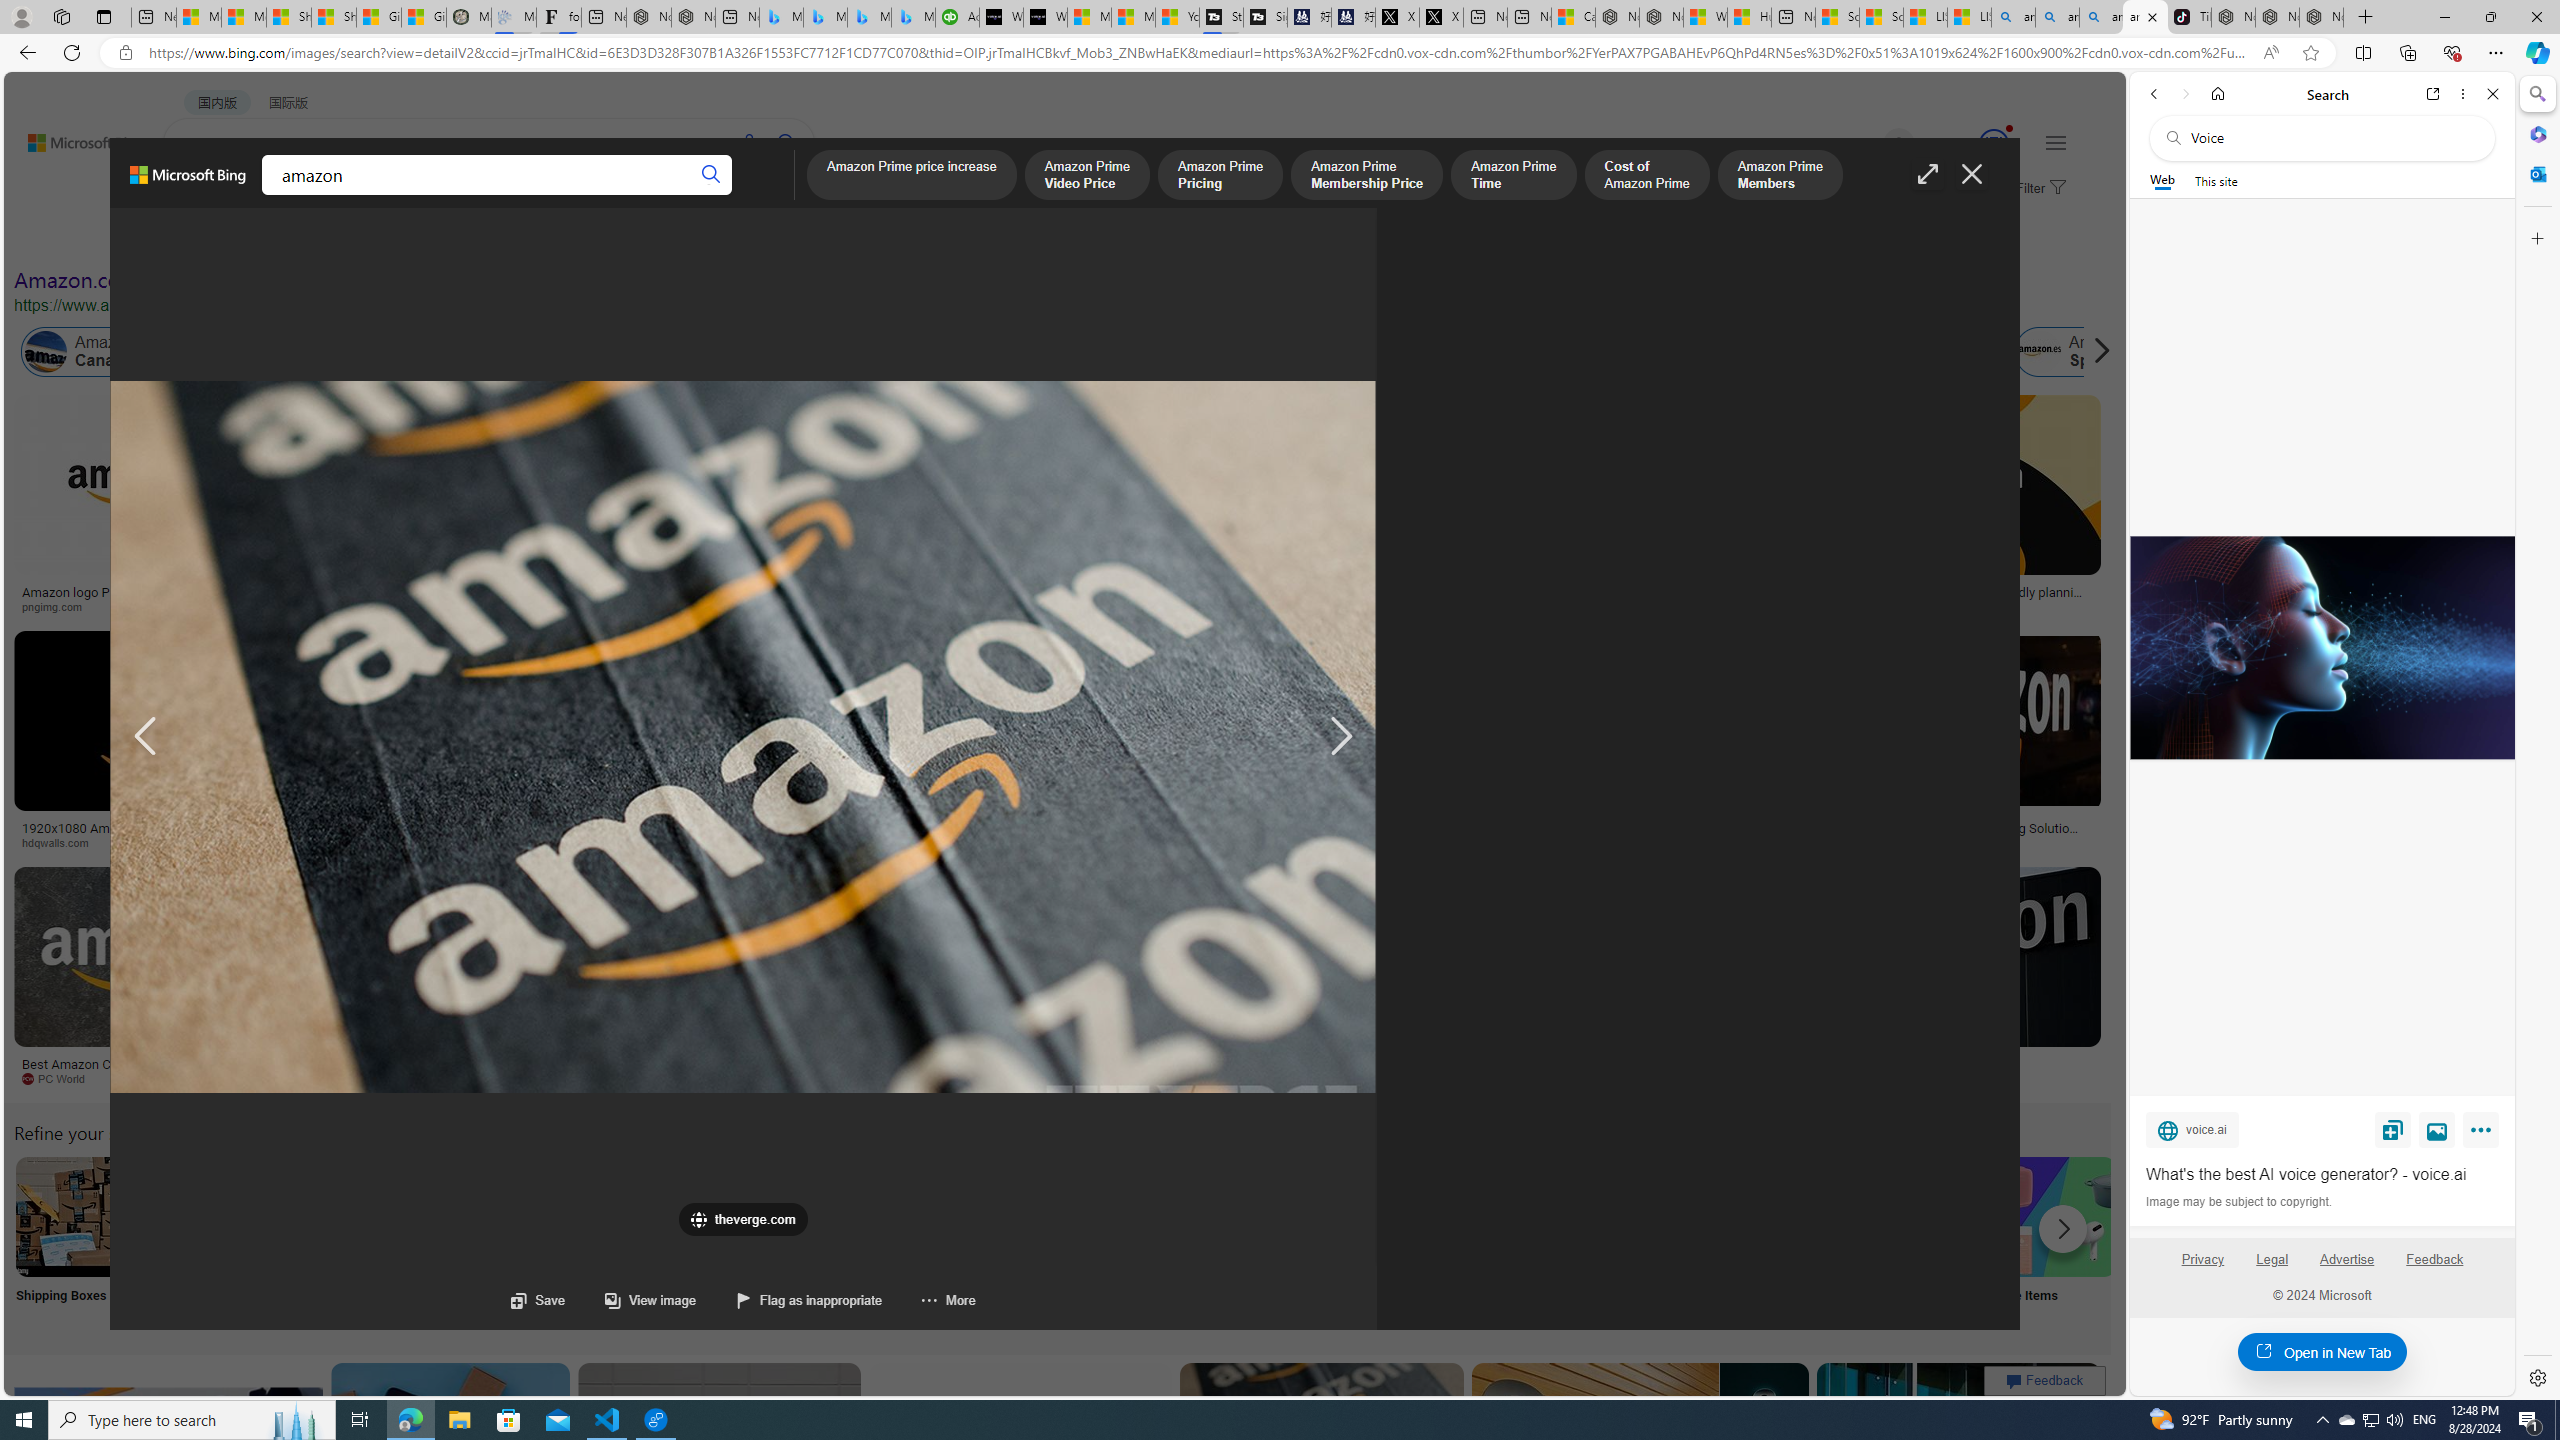 This screenshot has height=1440, width=2560. Describe the element at coordinates (2080, 352) in the screenshot. I see `'Amazon Spain'` at that location.